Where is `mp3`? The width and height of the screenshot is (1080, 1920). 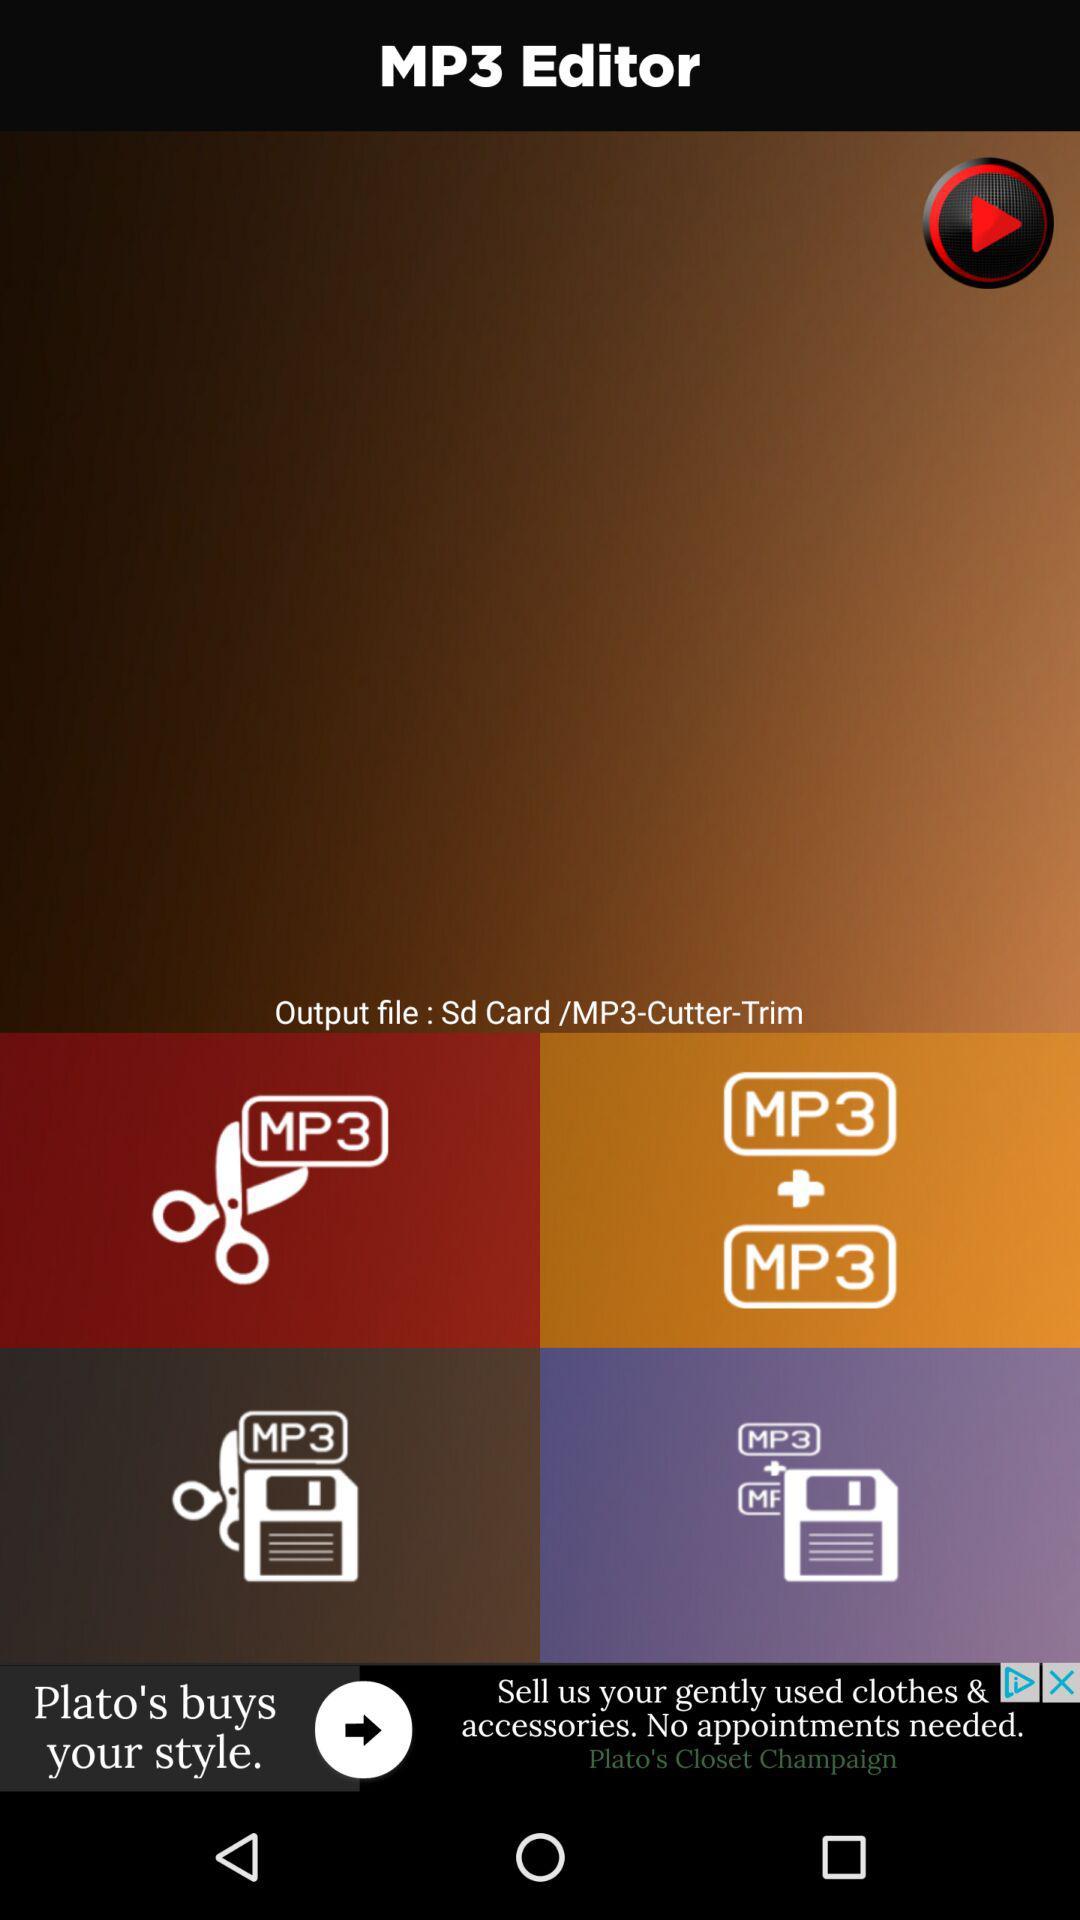
mp3 is located at coordinates (810, 1505).